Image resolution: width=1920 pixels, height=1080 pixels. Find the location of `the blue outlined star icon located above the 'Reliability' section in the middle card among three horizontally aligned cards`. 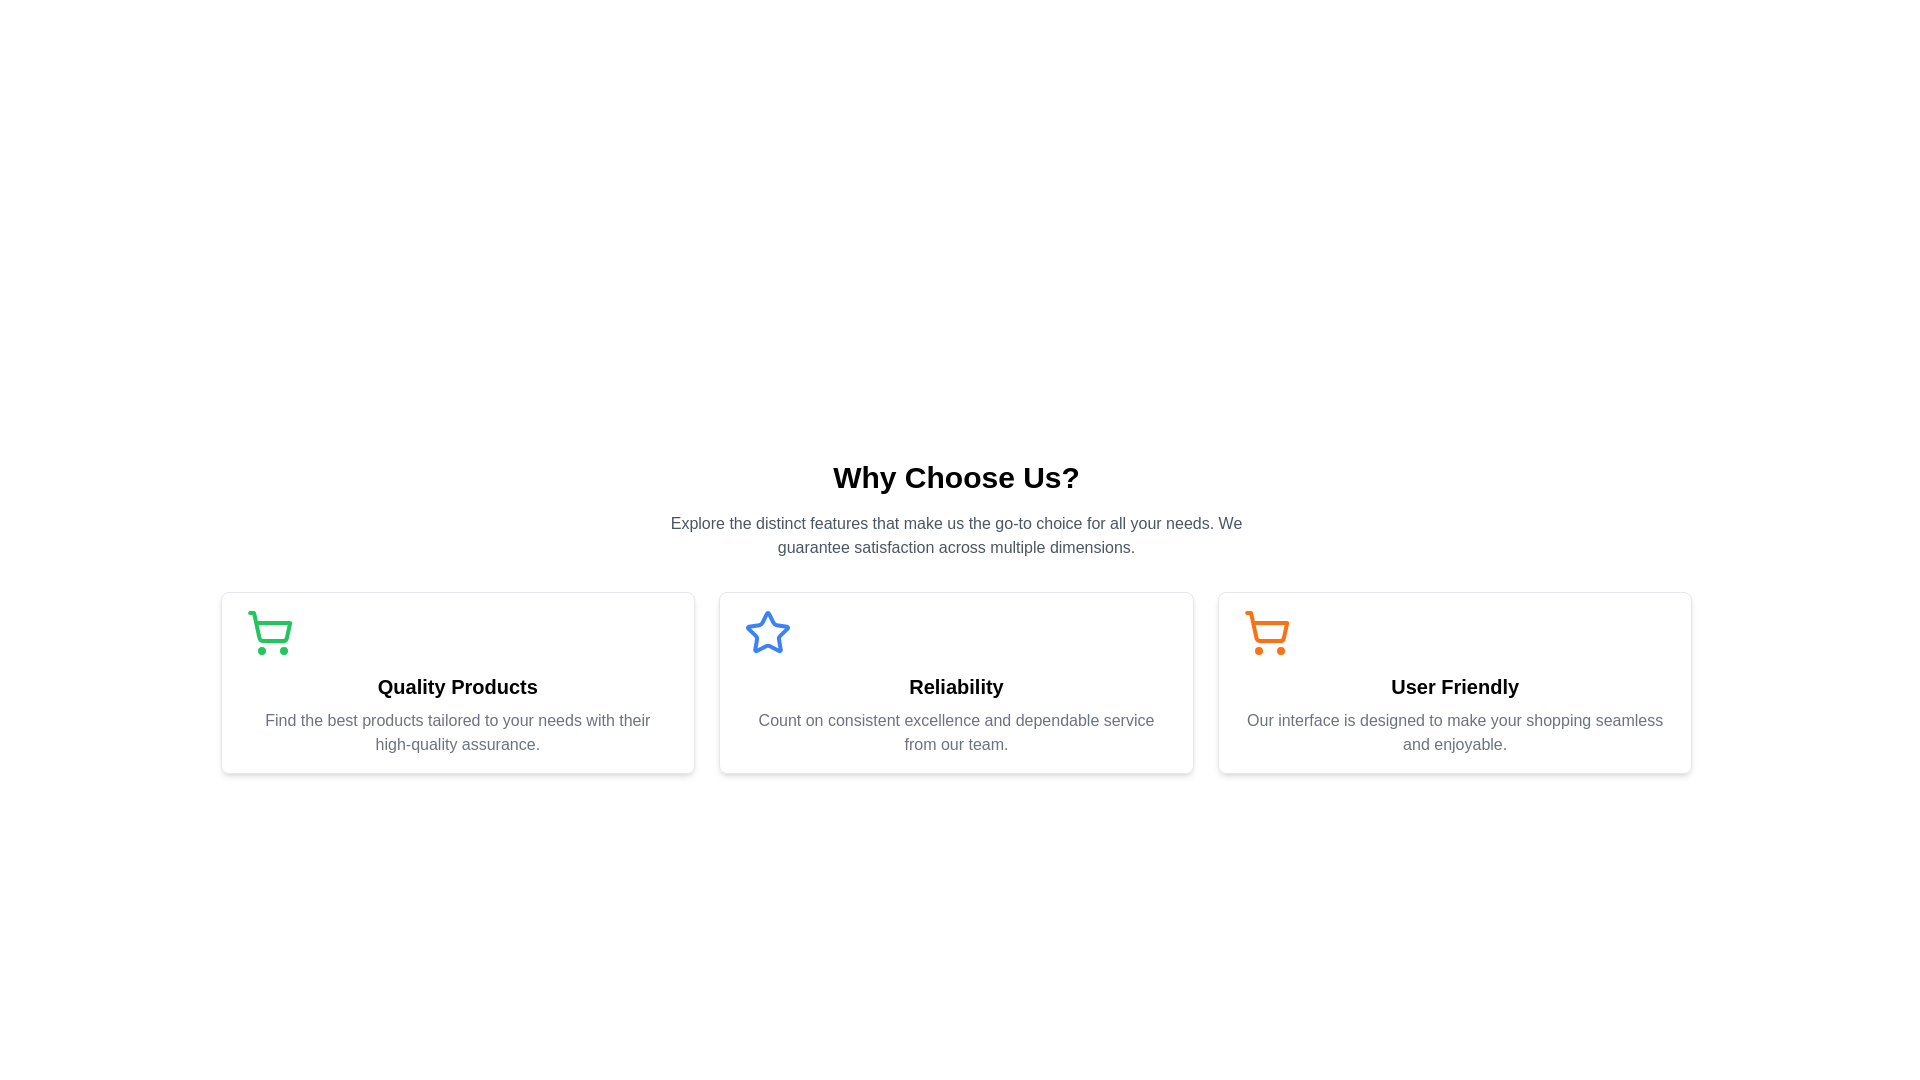

the blue outlined star icon located above the 'Reliability' section in the middle card among three horizontally aligned cards is located at coordinates (767, 632).